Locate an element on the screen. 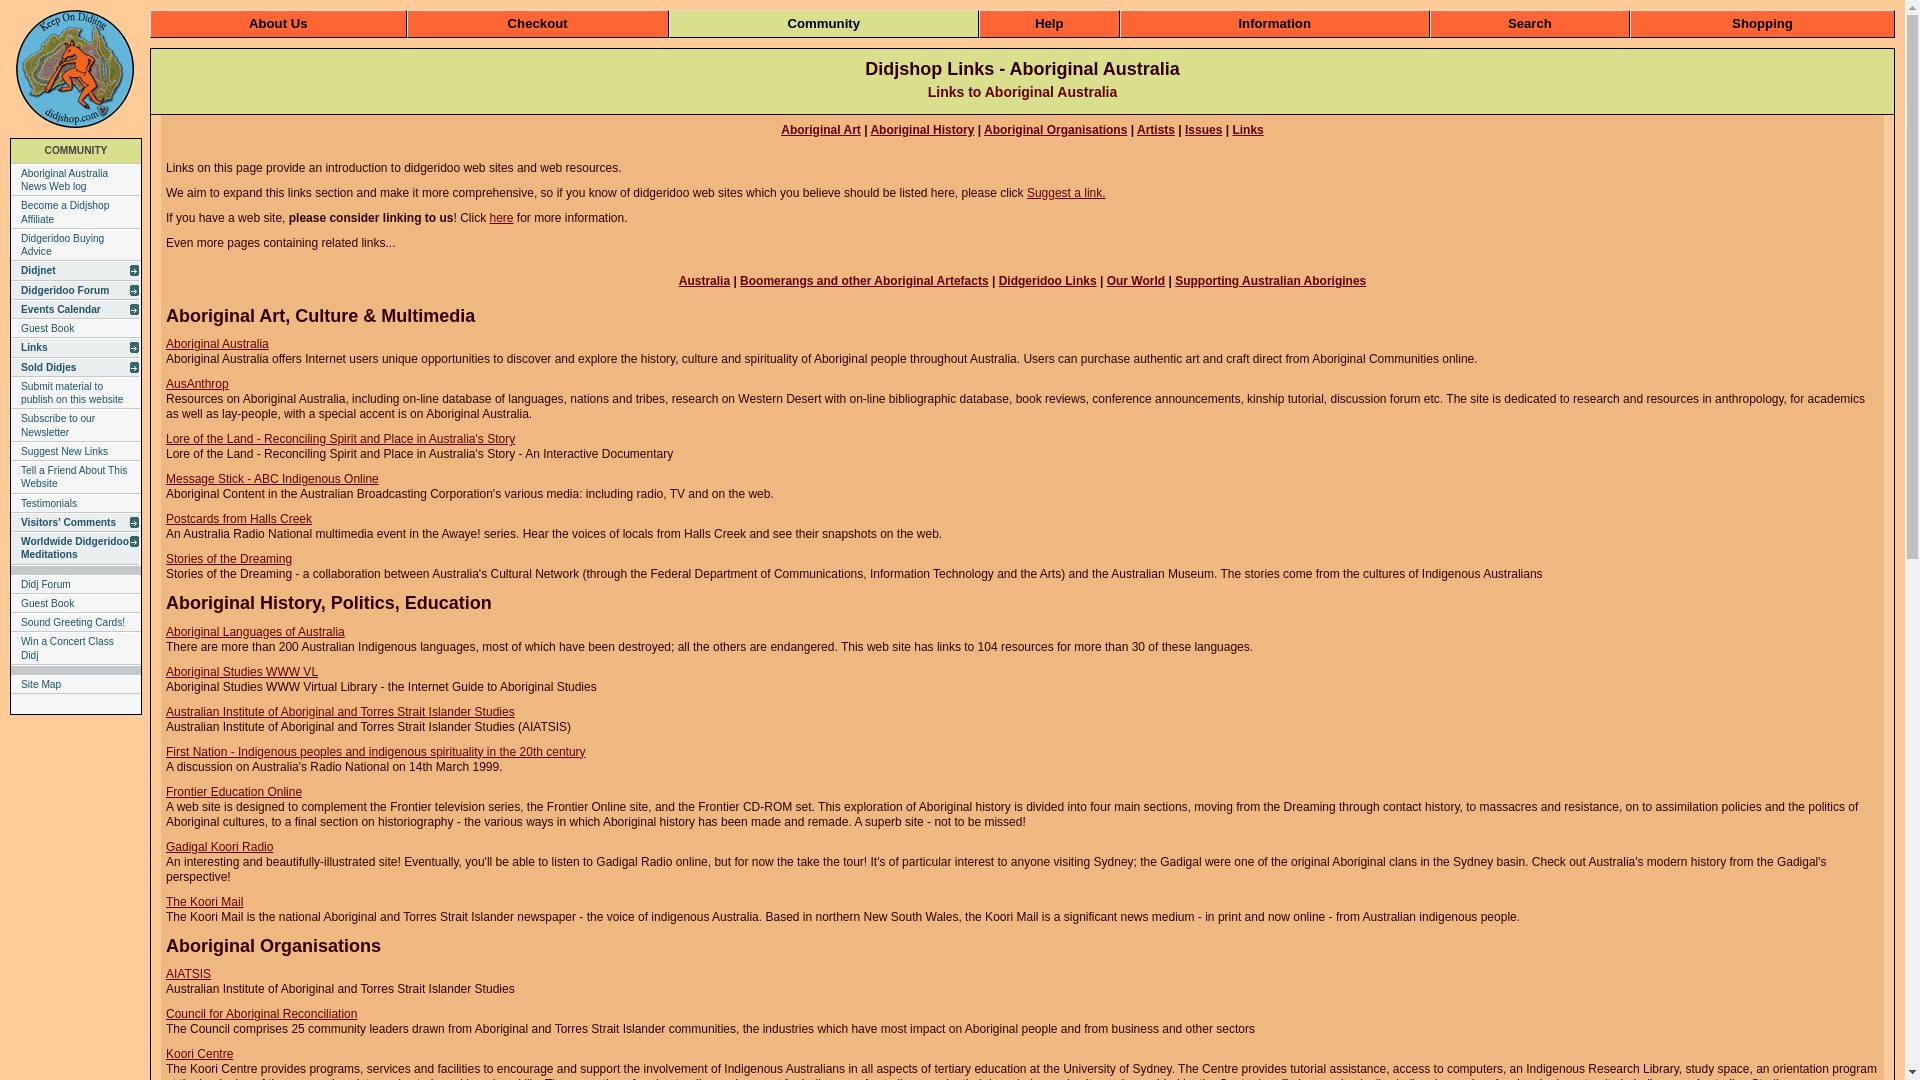 The width and height of the screenshot is (1920, 1080). 'Frontier Education Online' is located at coordinates (234, 790).